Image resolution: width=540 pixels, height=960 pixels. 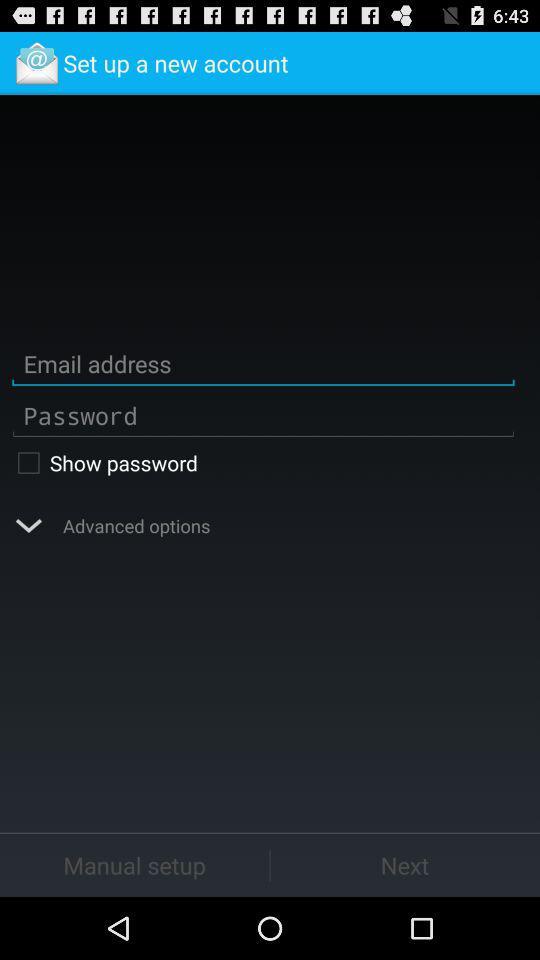 What do you see at coordinates (263, 462) in the screenshot?
I see `show password item` at bounding box center [263, 462].